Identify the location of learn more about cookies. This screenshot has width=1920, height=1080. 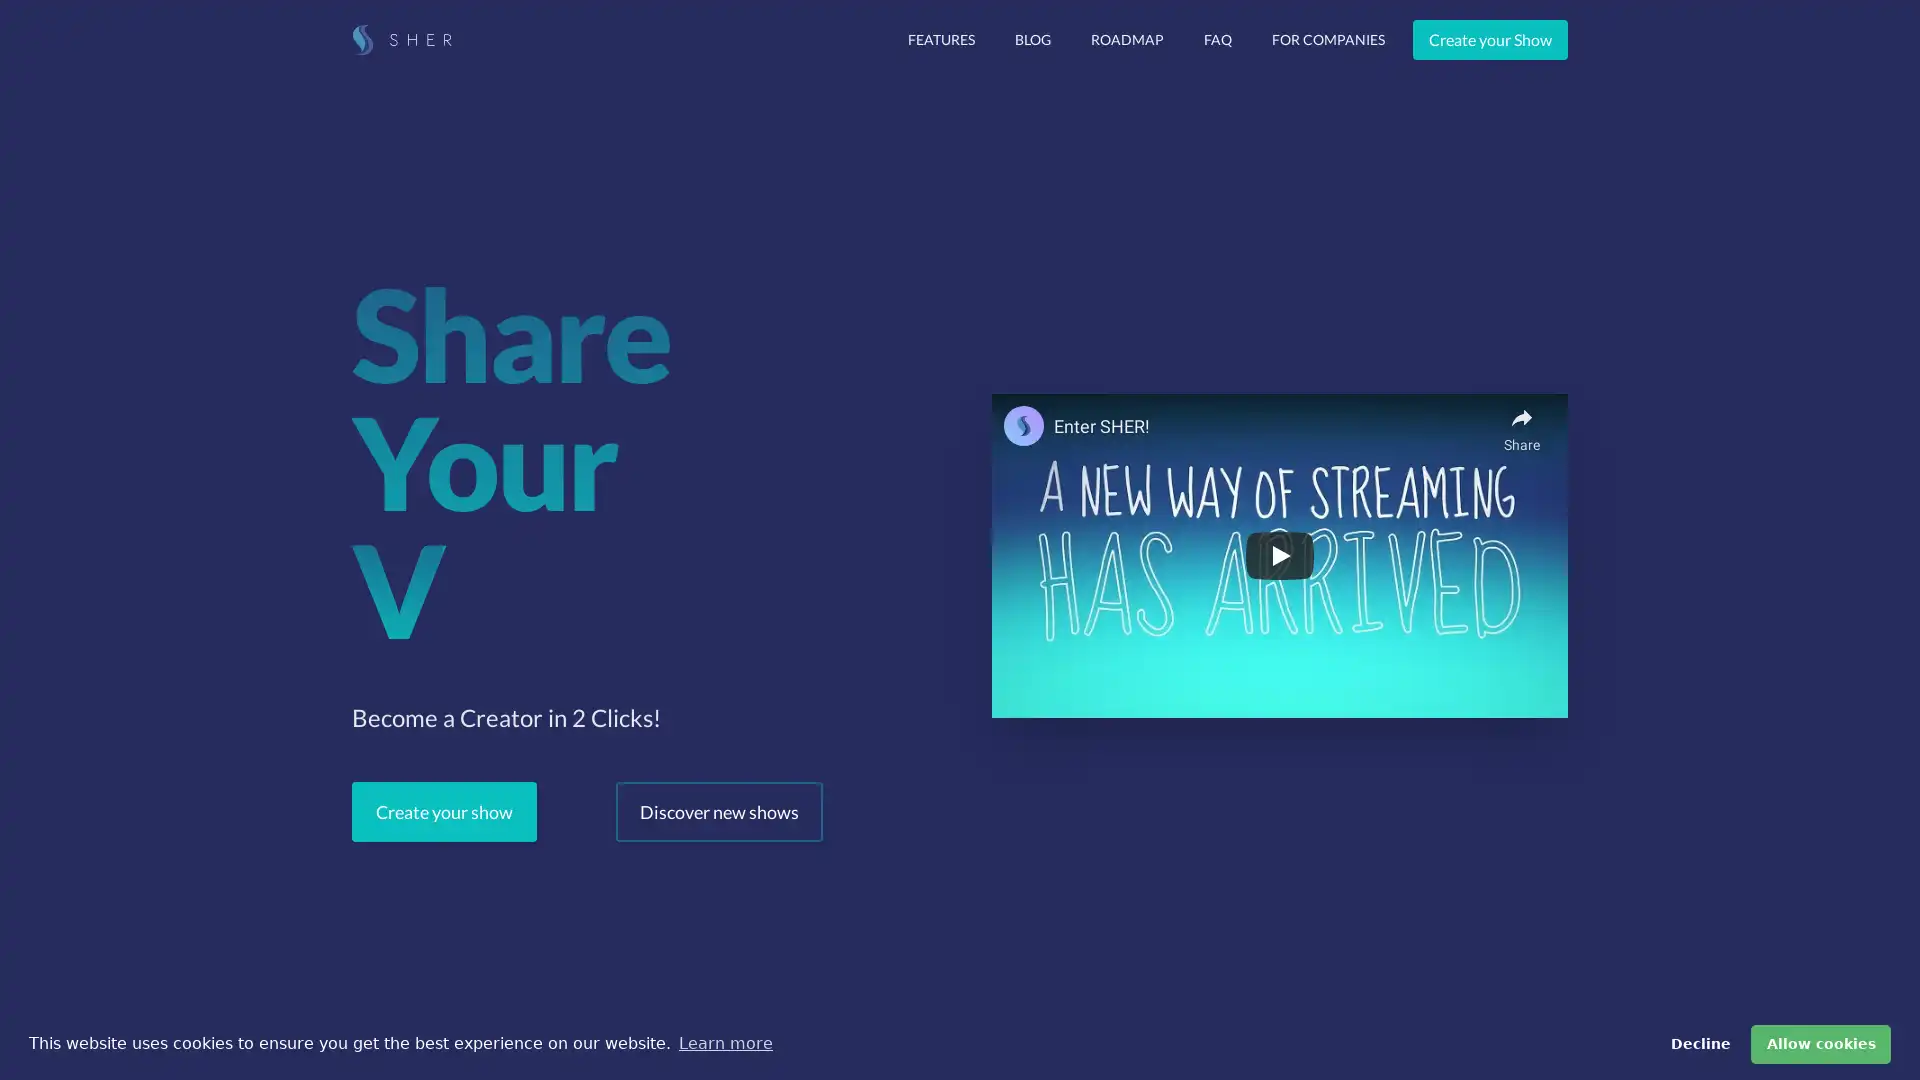
(724, 1043).